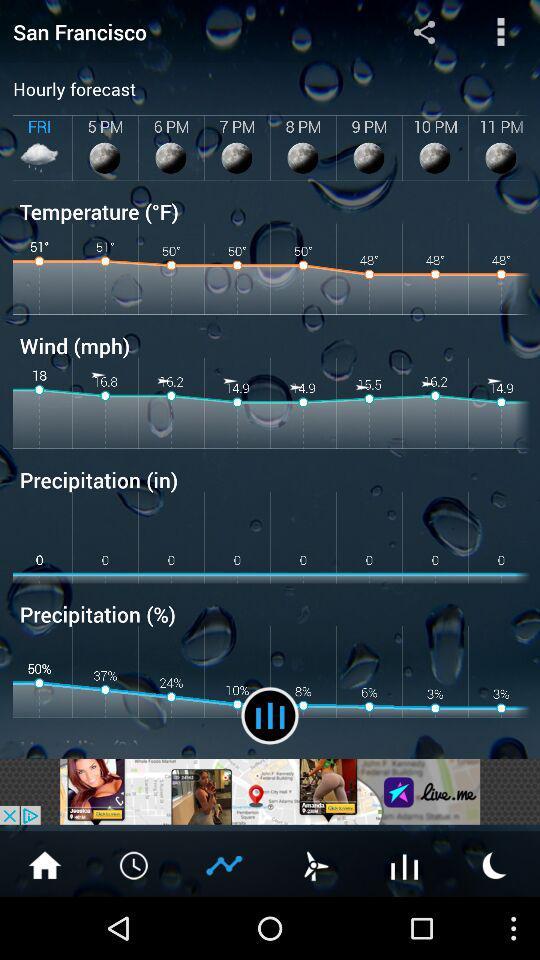 The image size is (540, 960). I want to click on music volume option, so click(270, 715).